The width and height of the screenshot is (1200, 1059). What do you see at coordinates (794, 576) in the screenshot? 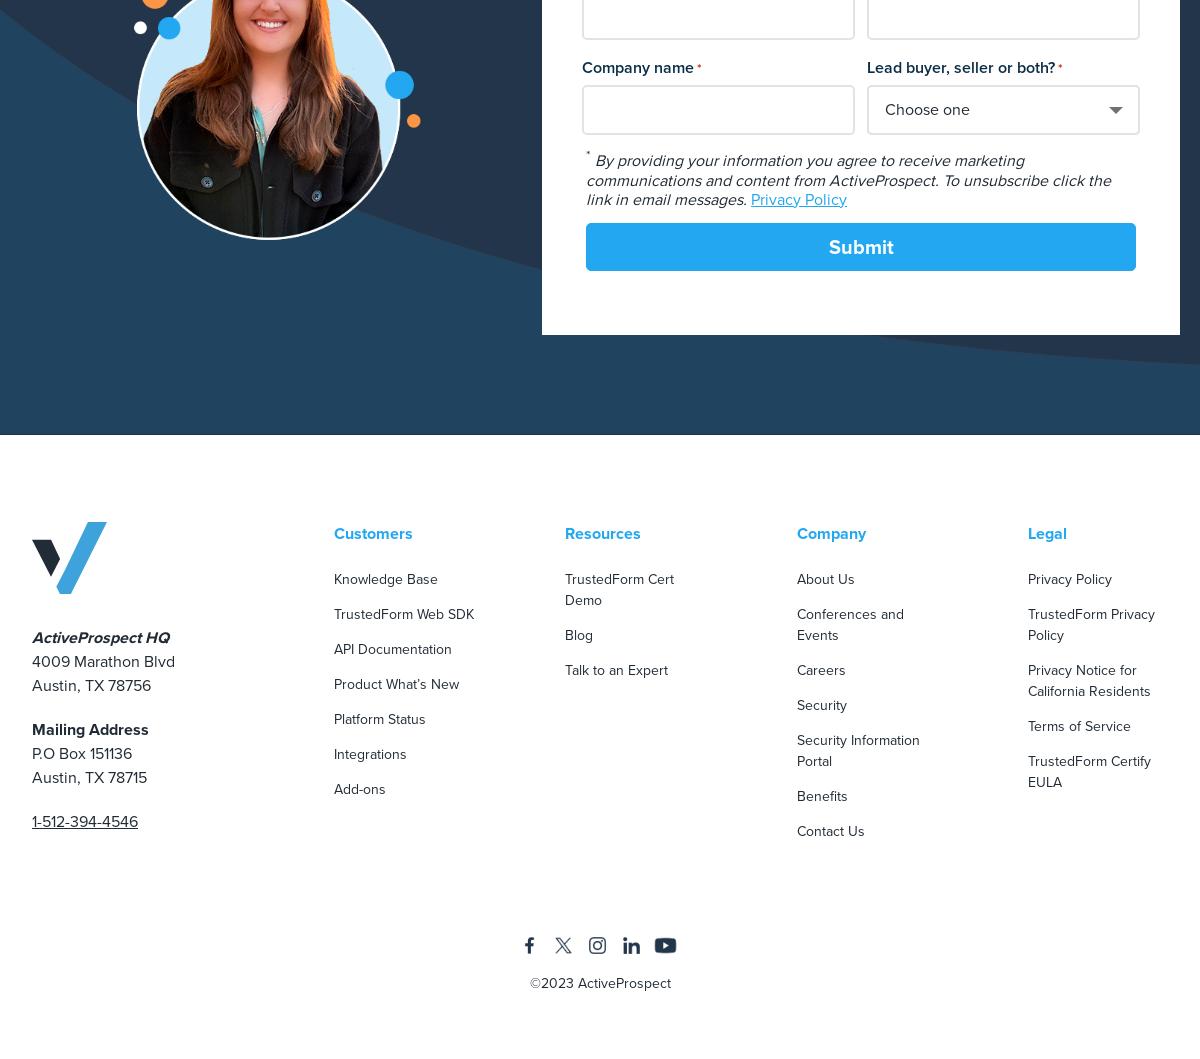
I see `'About Us'` at bounding box center [794, 576].